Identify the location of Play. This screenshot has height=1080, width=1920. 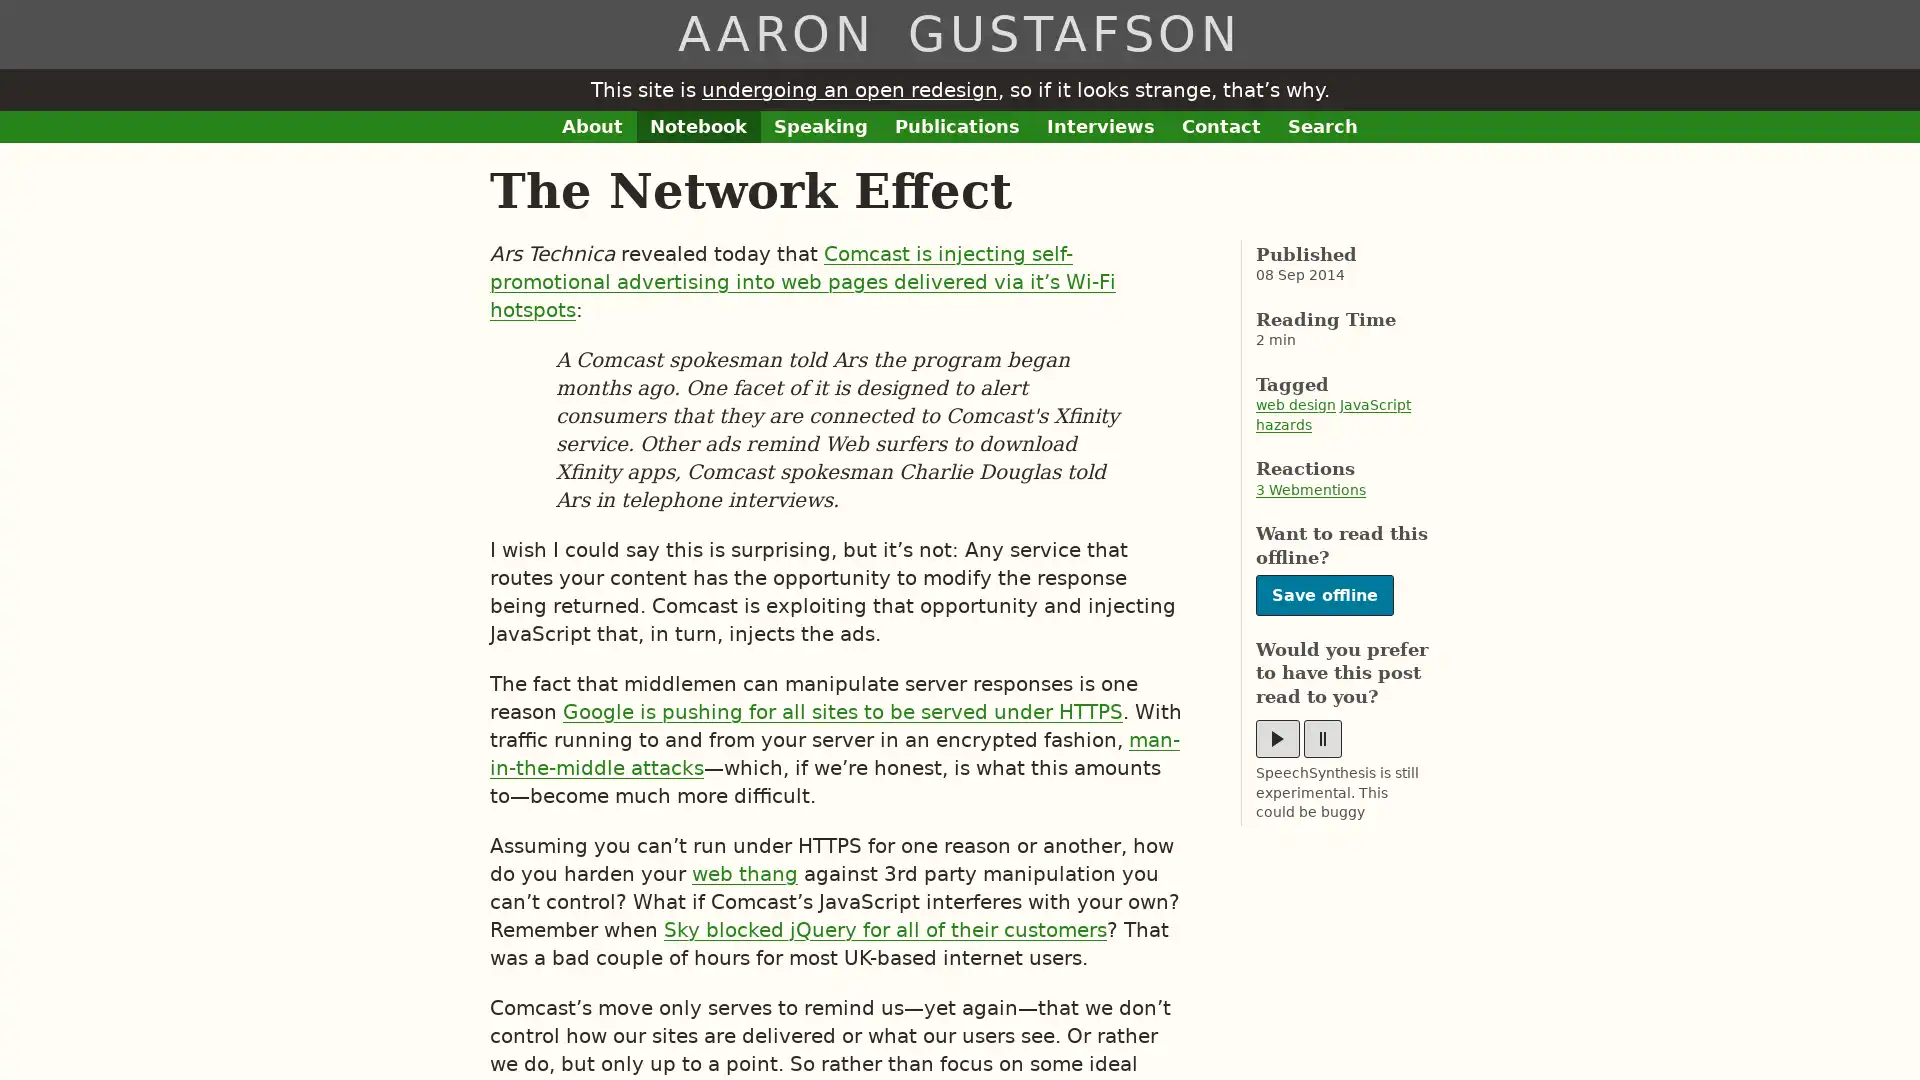
(1276, 739).